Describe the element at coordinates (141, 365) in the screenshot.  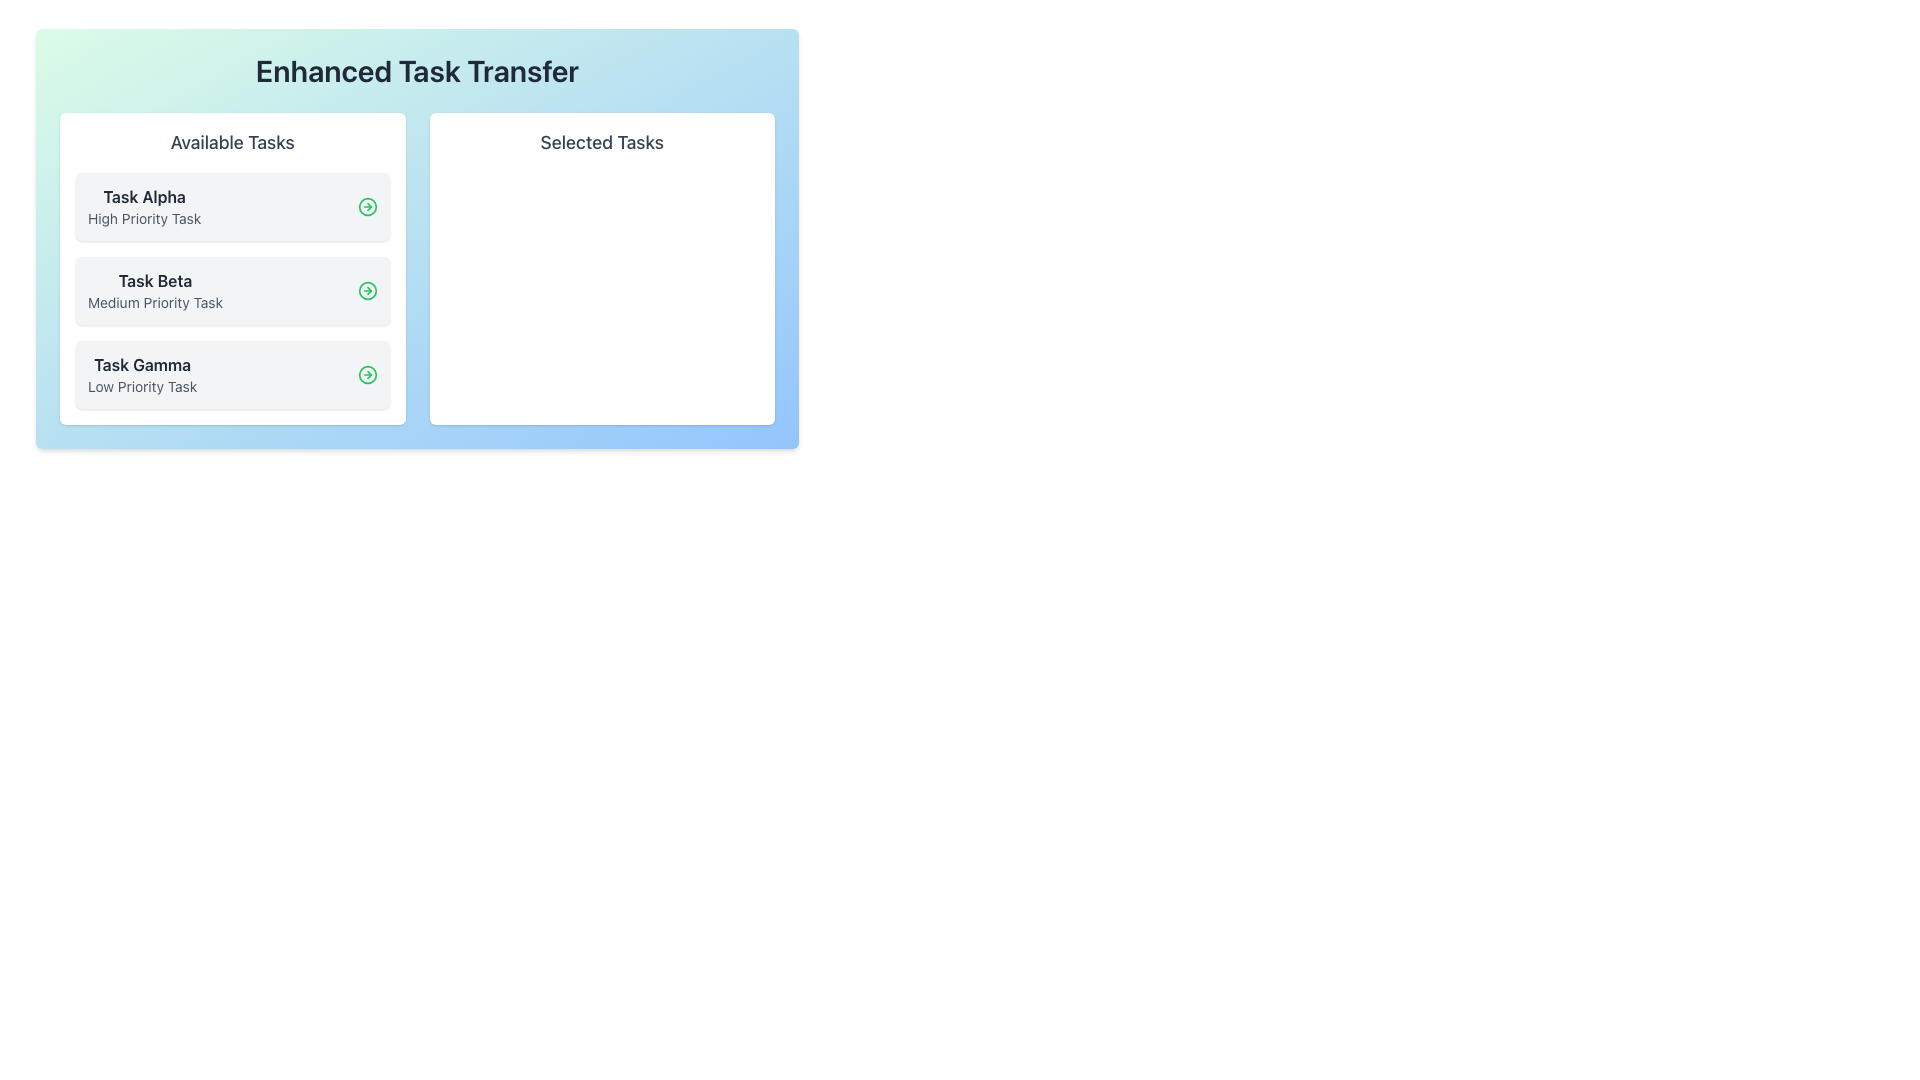
I see `the text label displaying 'Task Gamma', which is bold and dark gray, positioned above 'Low Priority Task' within the 'Available Tasks' panel` at that location.